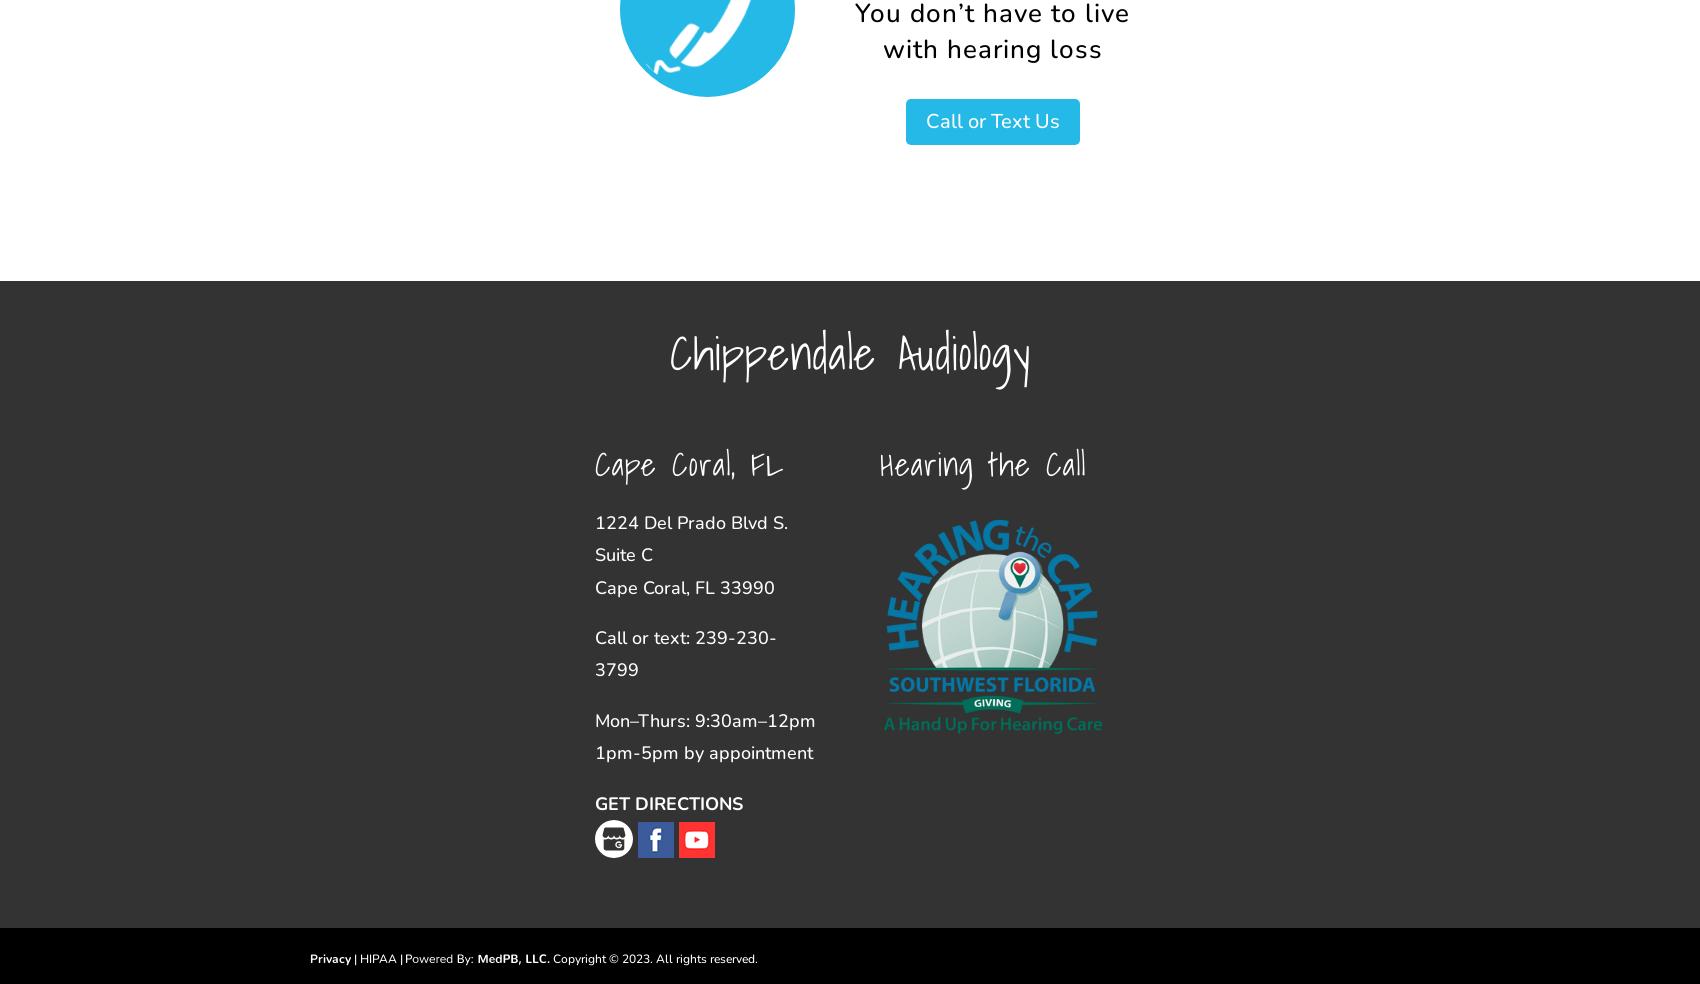 Image resolution: width=1700 pixels, height=984 pixels. Describe the element at coordinates (329, 958) in the screenshot. I see `'Privacy'` at that location.